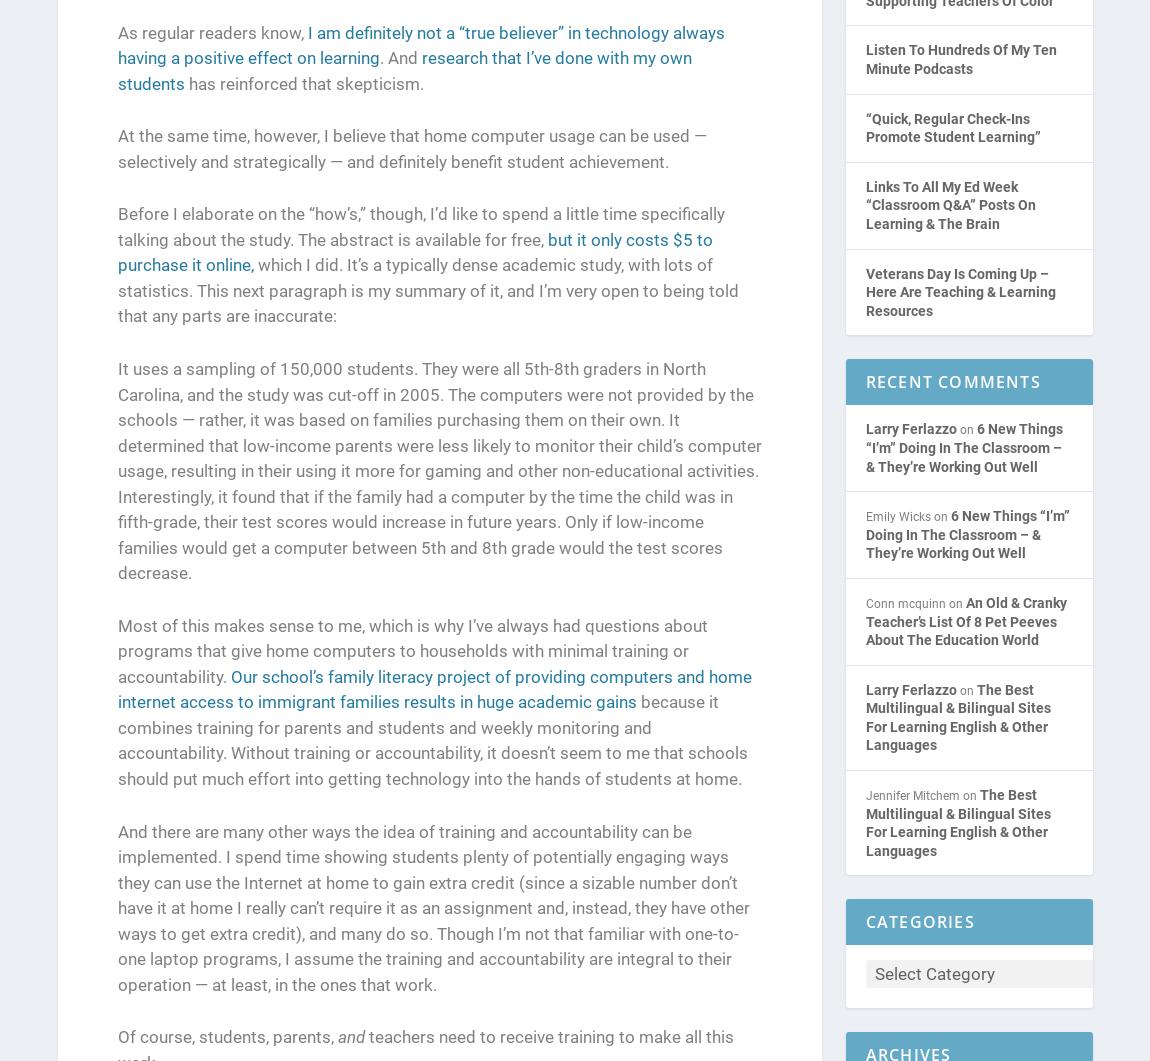  Describe the element at coordinates (960, 291) in the screenshot. I see `'Veterans Day Is Coming Up – Here Are Teaching & Learning Resources'` at that location.